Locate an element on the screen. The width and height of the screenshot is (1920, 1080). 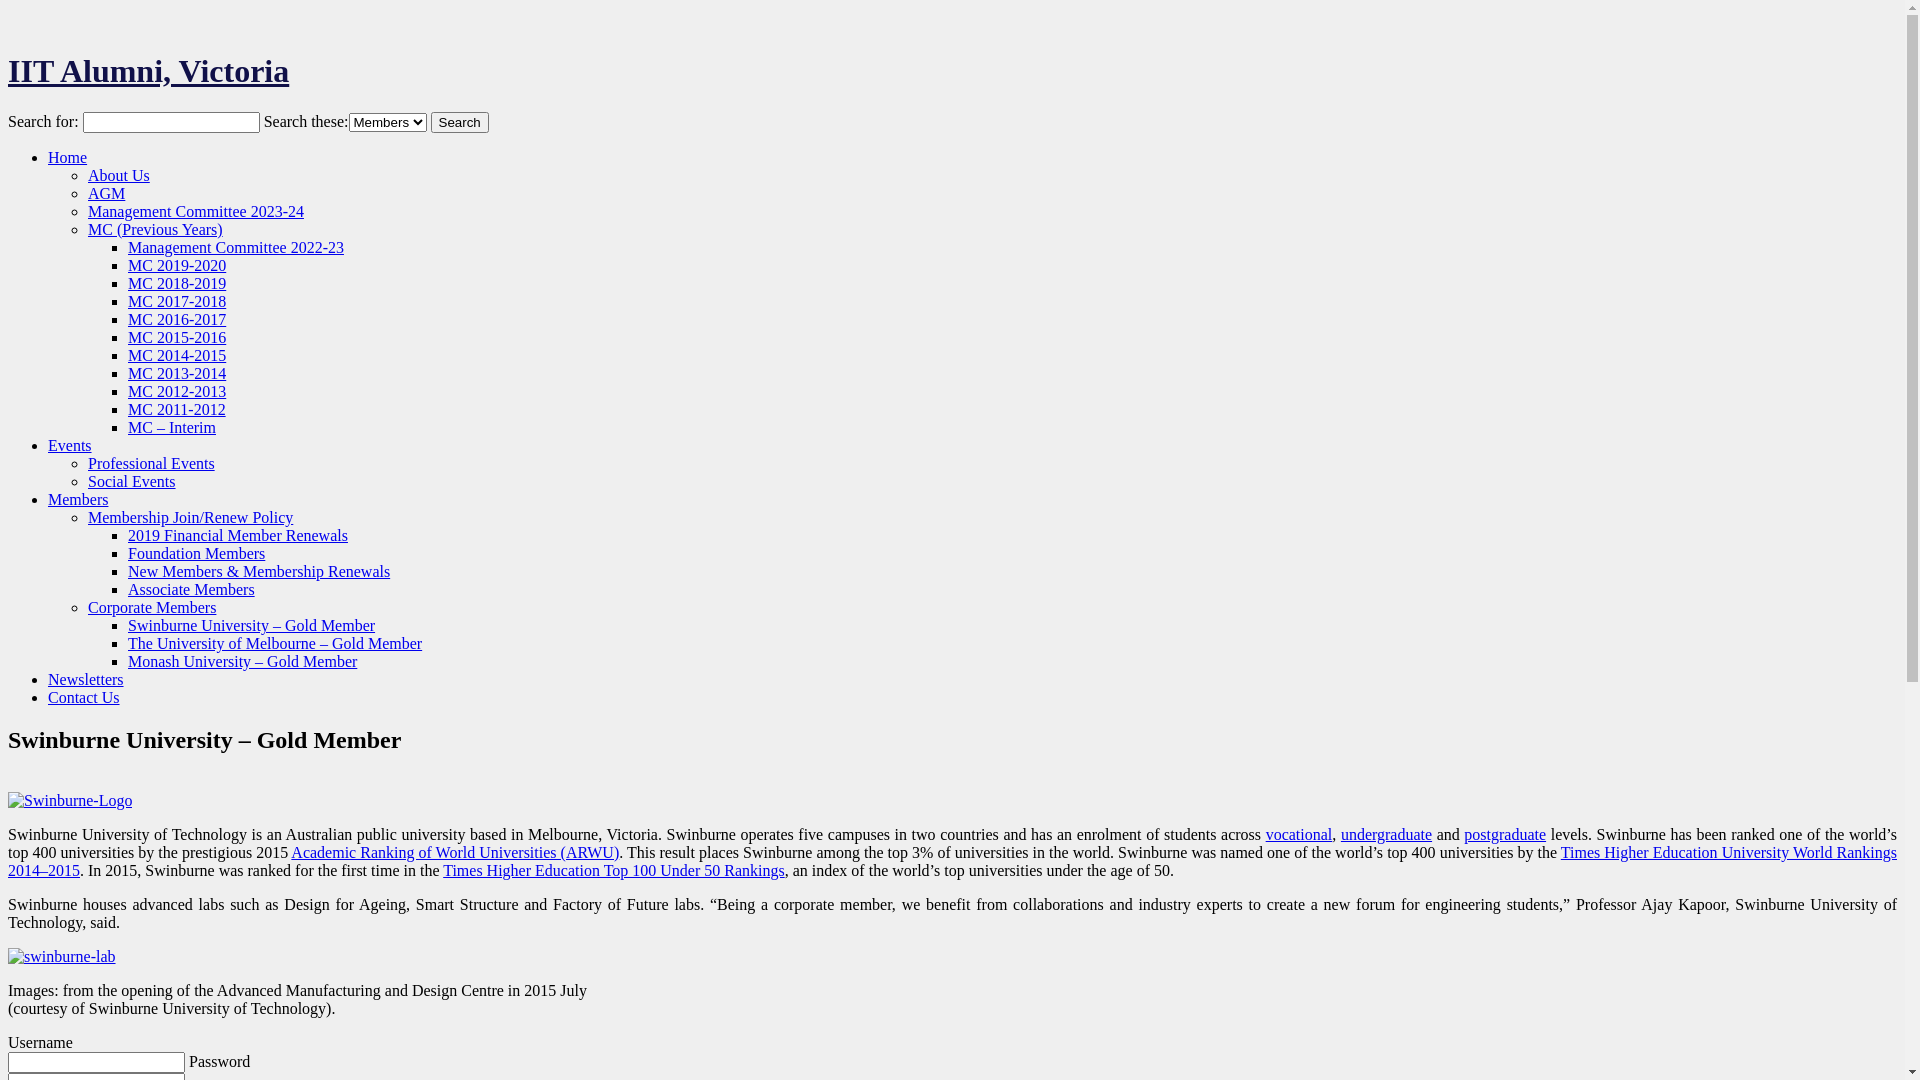
'Social Events' is located at coordinates (130, 481).